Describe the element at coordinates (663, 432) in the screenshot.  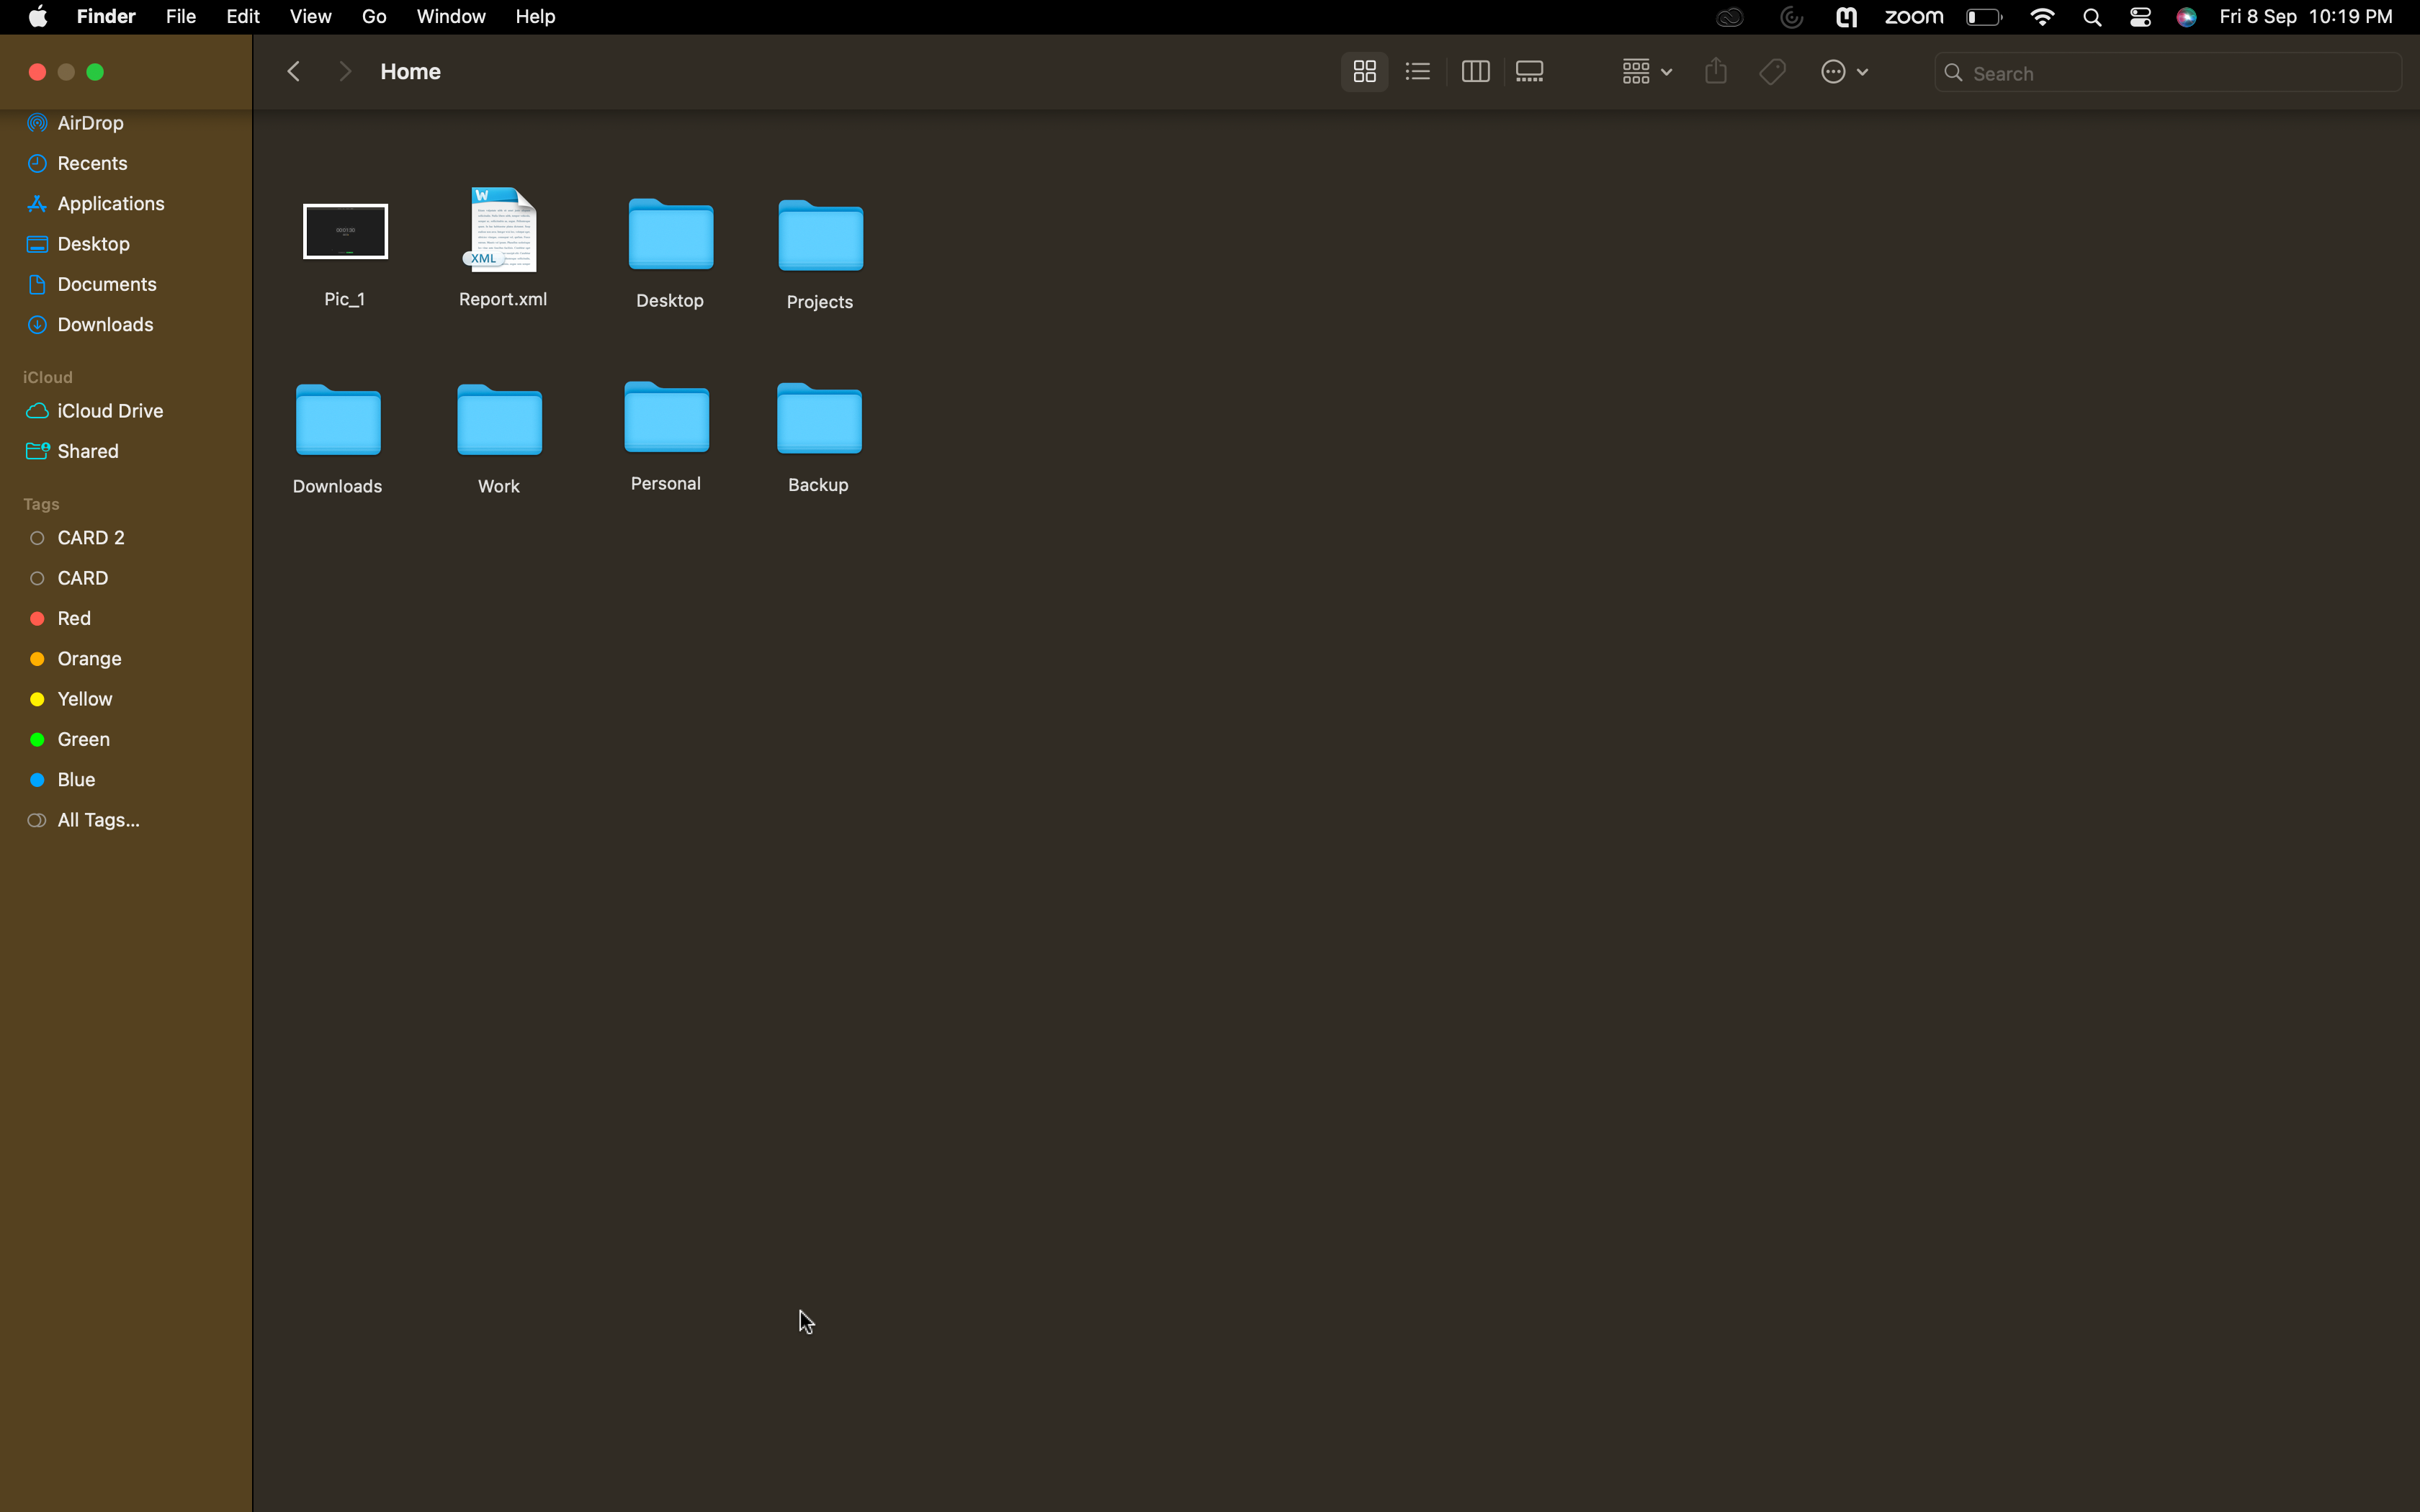
I see `the personal folder"s name to home` at that location.